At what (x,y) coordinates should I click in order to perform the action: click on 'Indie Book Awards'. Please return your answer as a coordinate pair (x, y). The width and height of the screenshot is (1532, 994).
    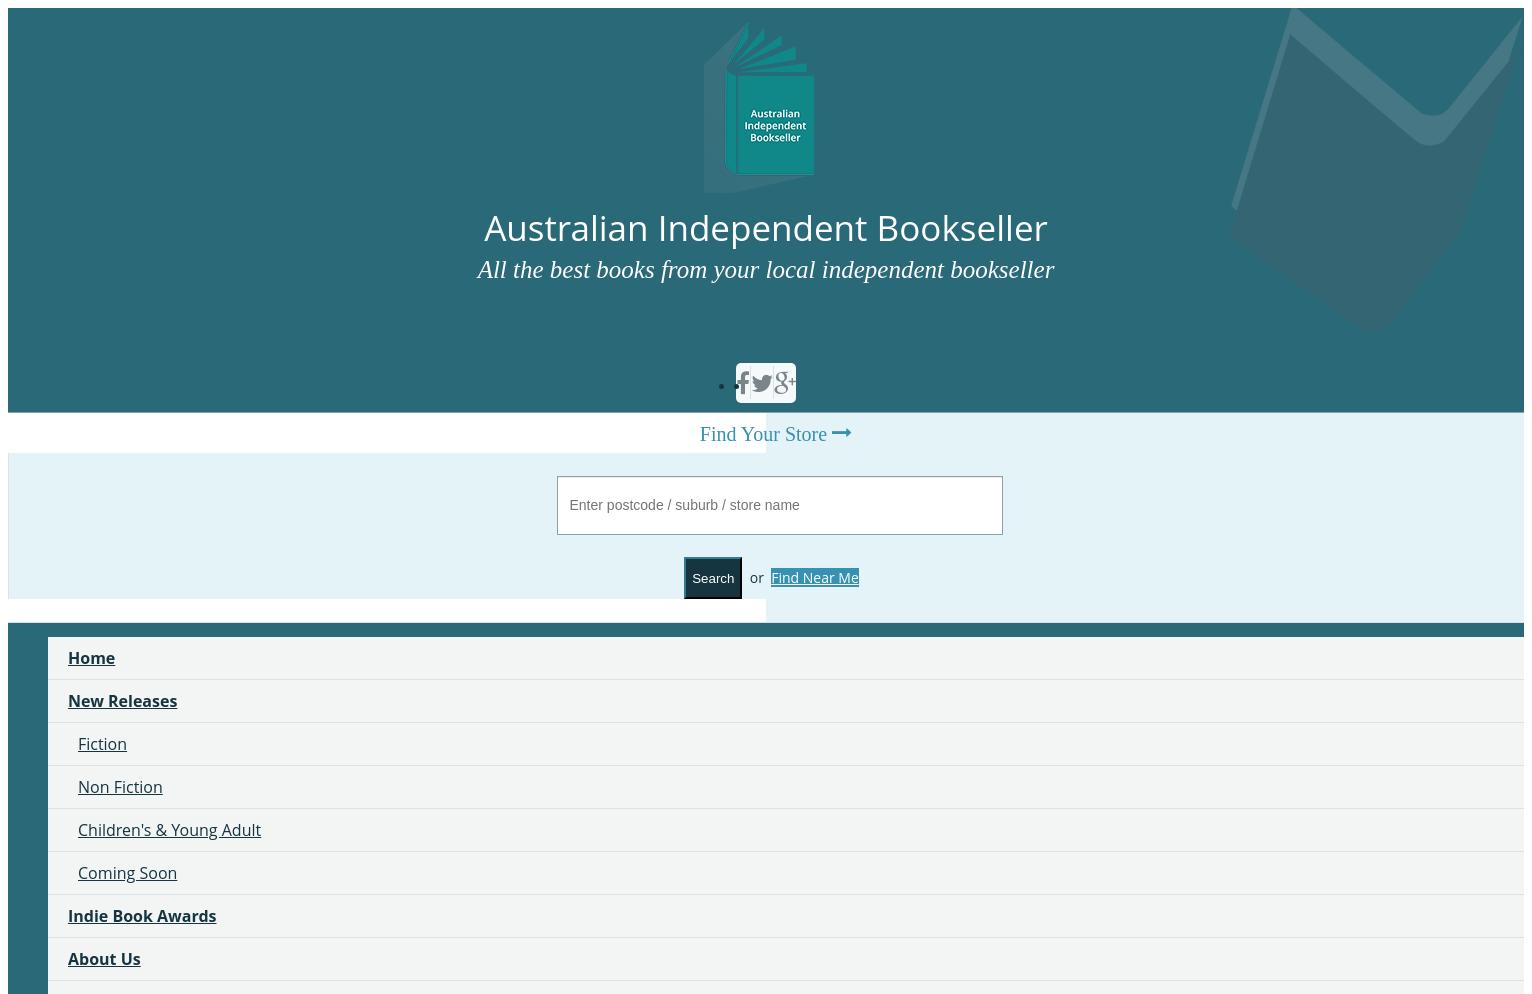
    Looking at the image, I should click on (68, 913).